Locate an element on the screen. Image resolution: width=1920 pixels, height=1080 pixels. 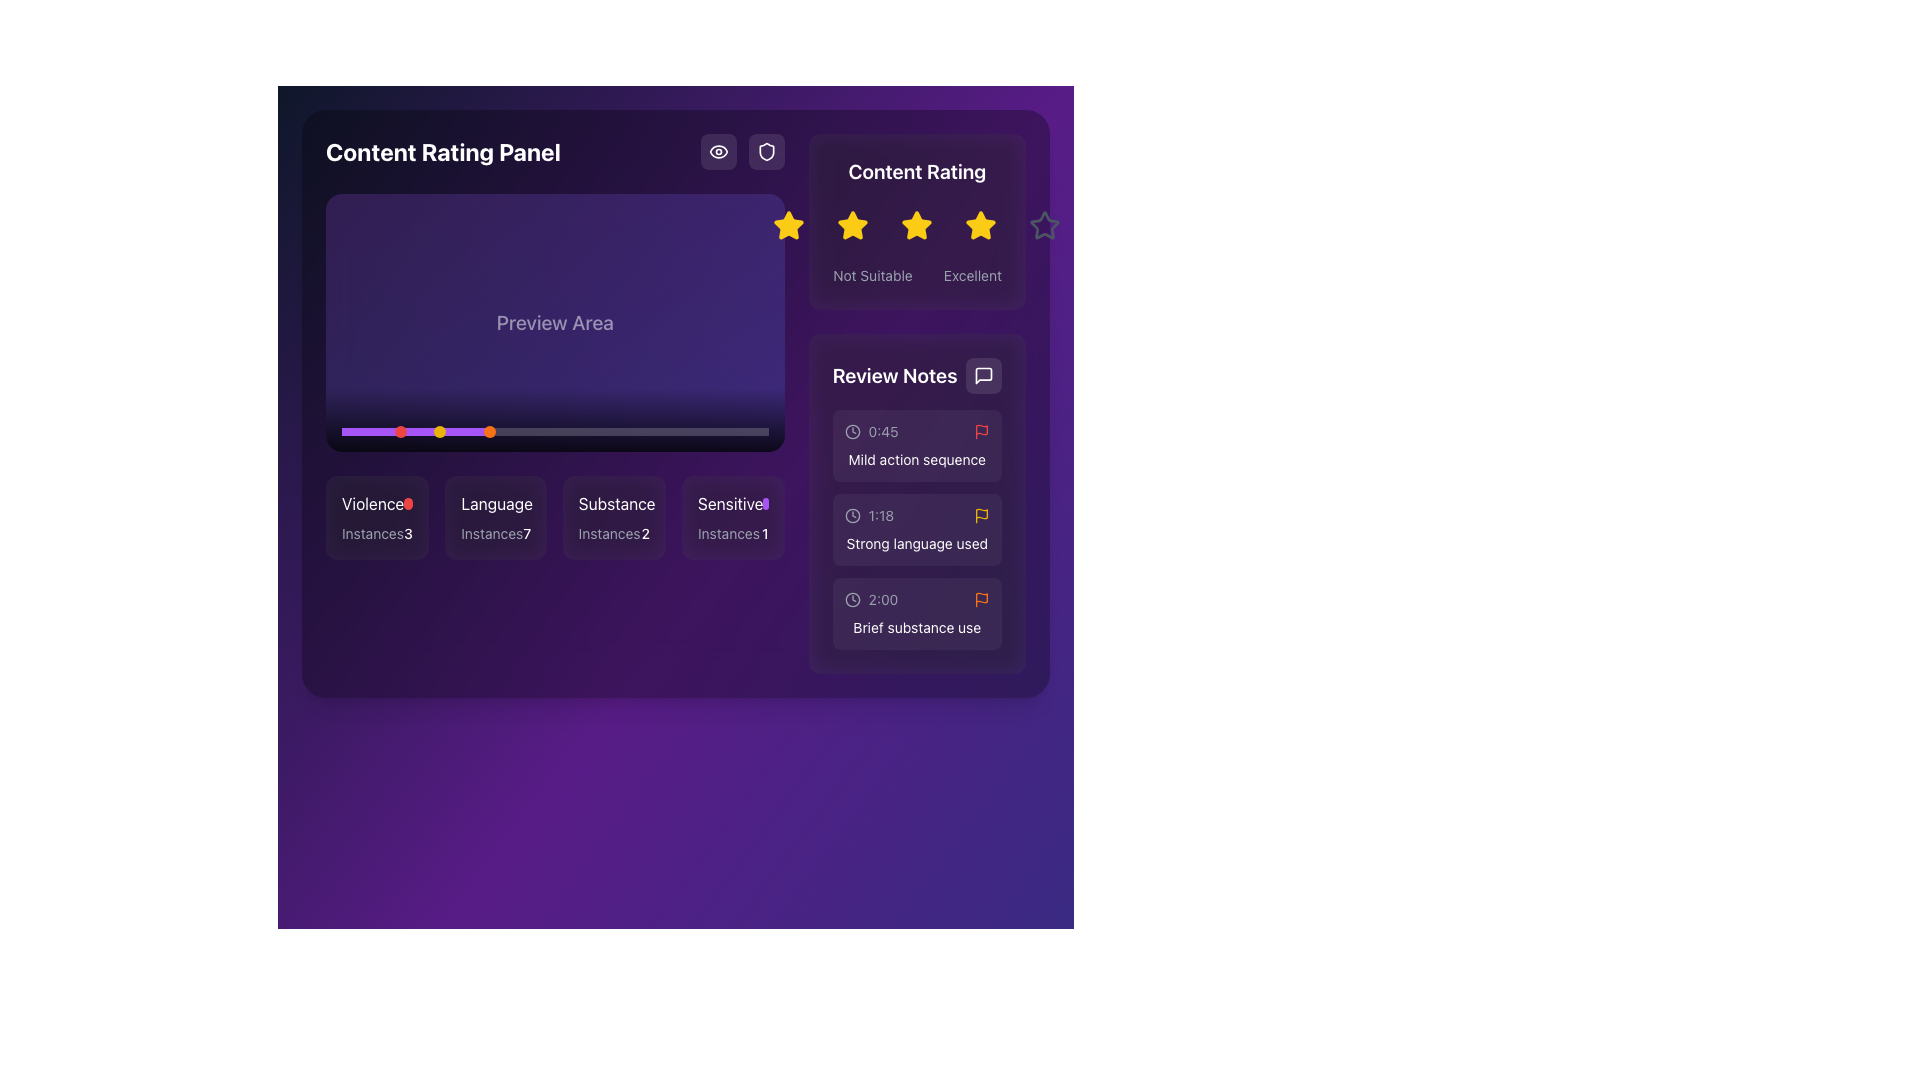
the third yellow star icon in the 5-star rating system under the 'Content Rating' label is located at coordinates (916, 225).